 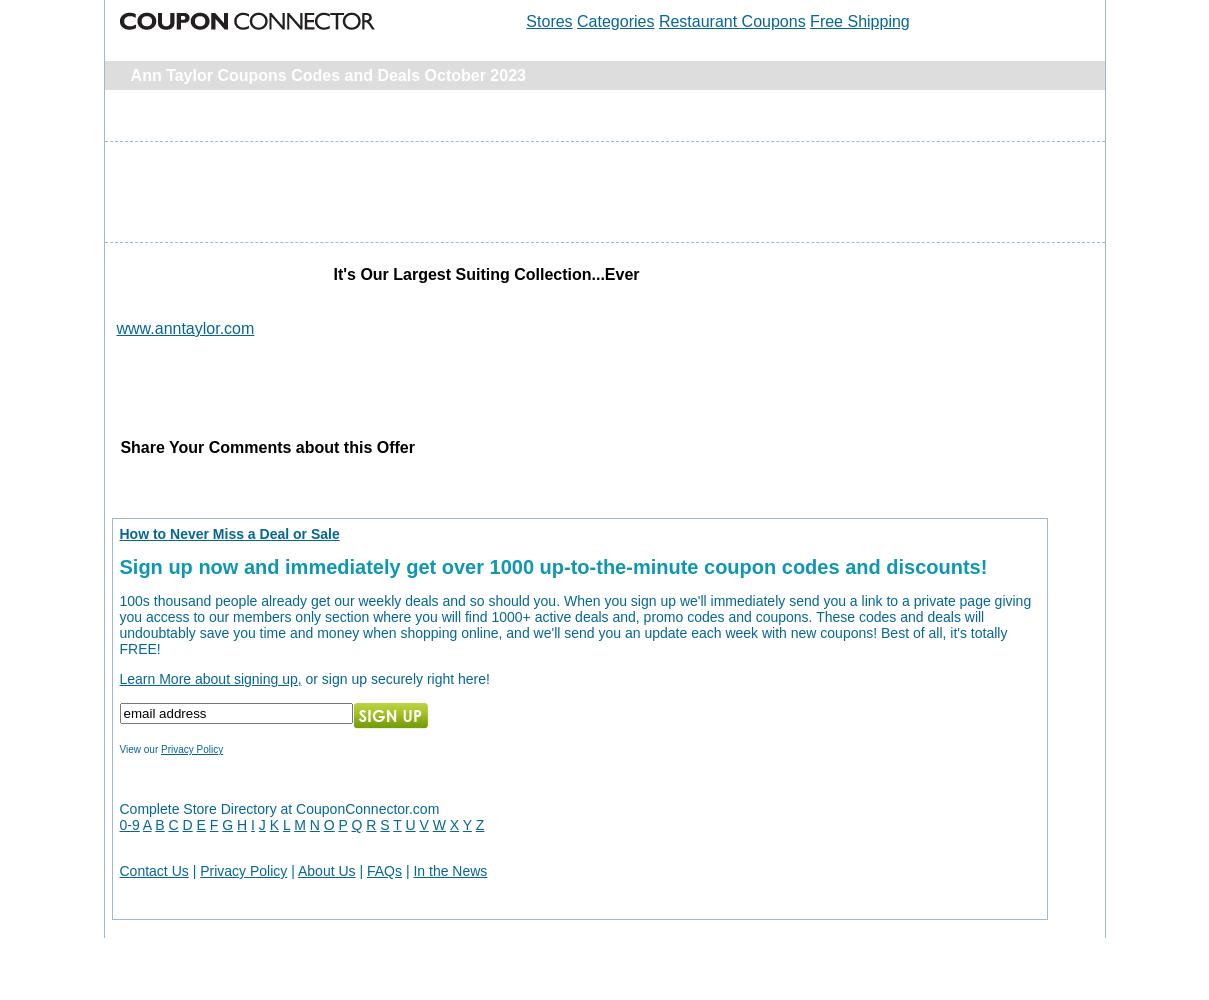 I want to click on 'W', so click(x=438, y=824).